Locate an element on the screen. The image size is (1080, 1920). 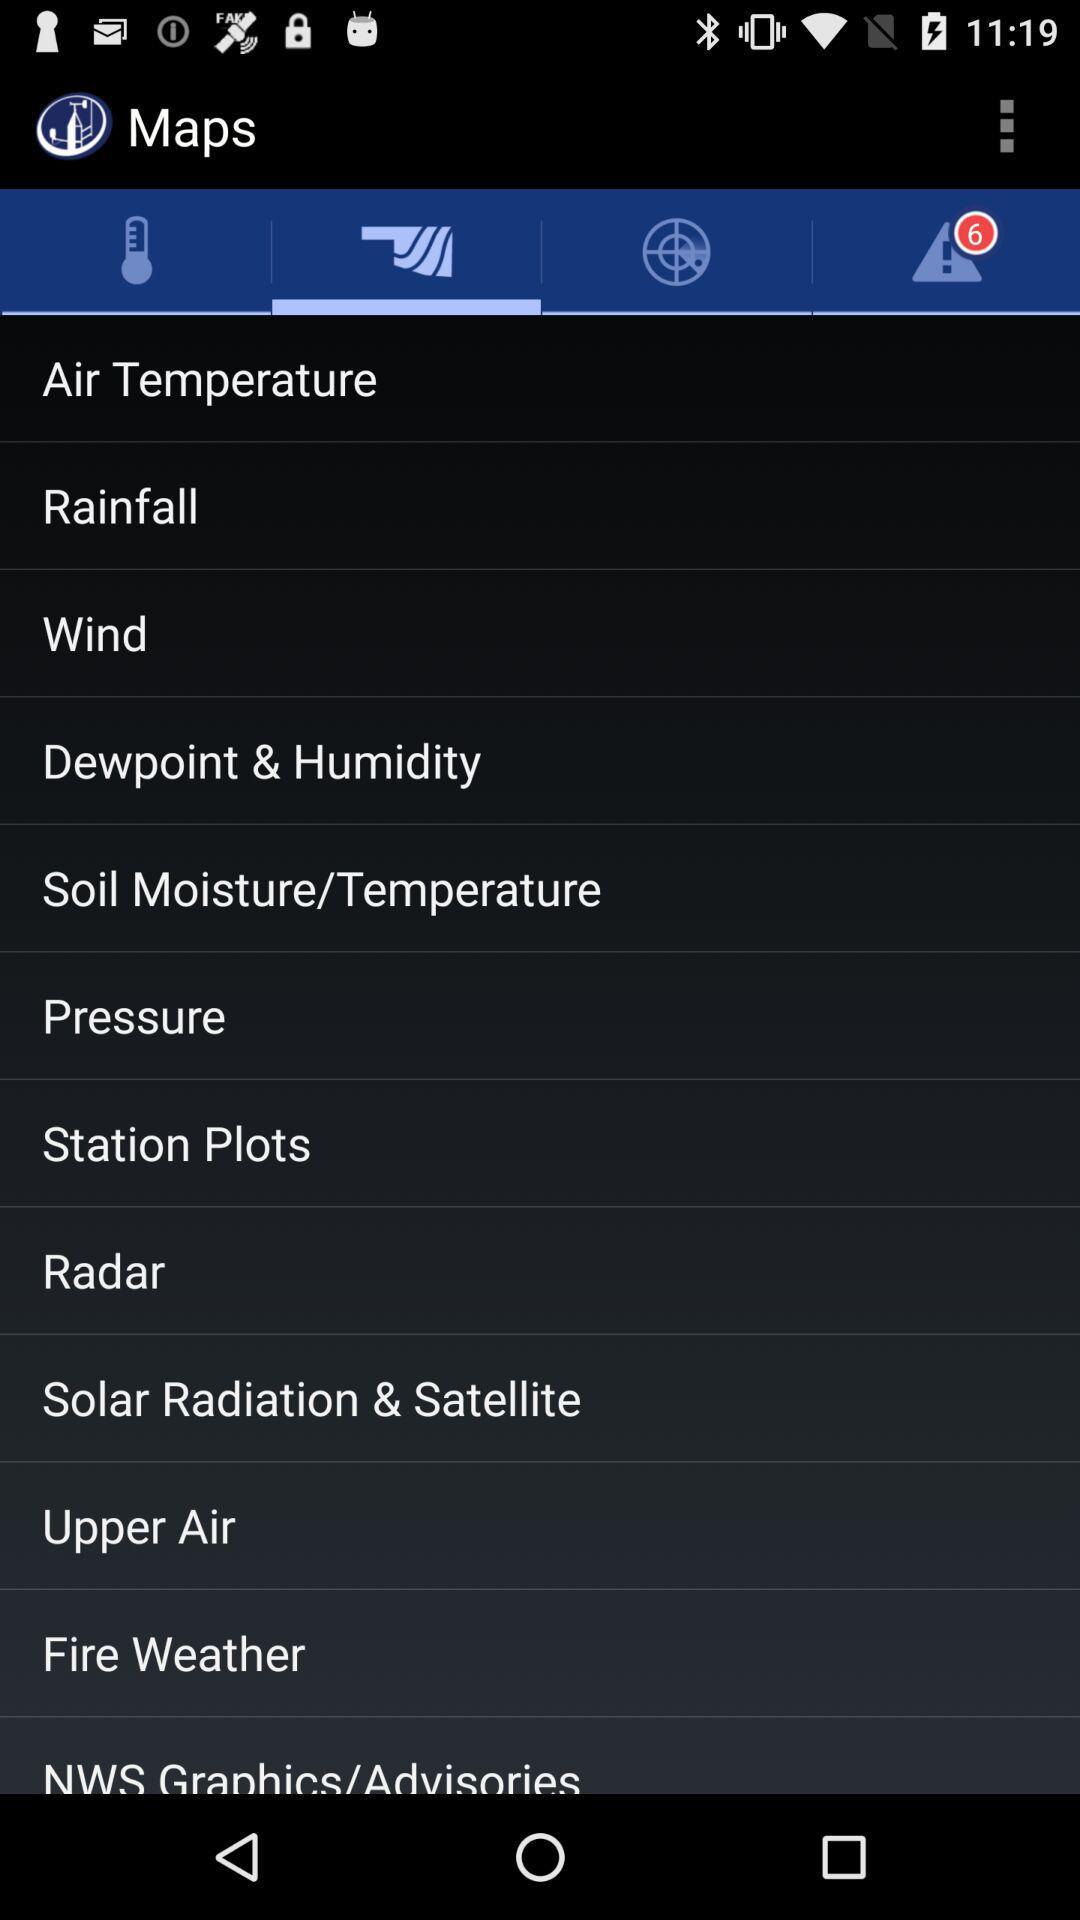
app above rainfall item is located at coordinates (540, 378).